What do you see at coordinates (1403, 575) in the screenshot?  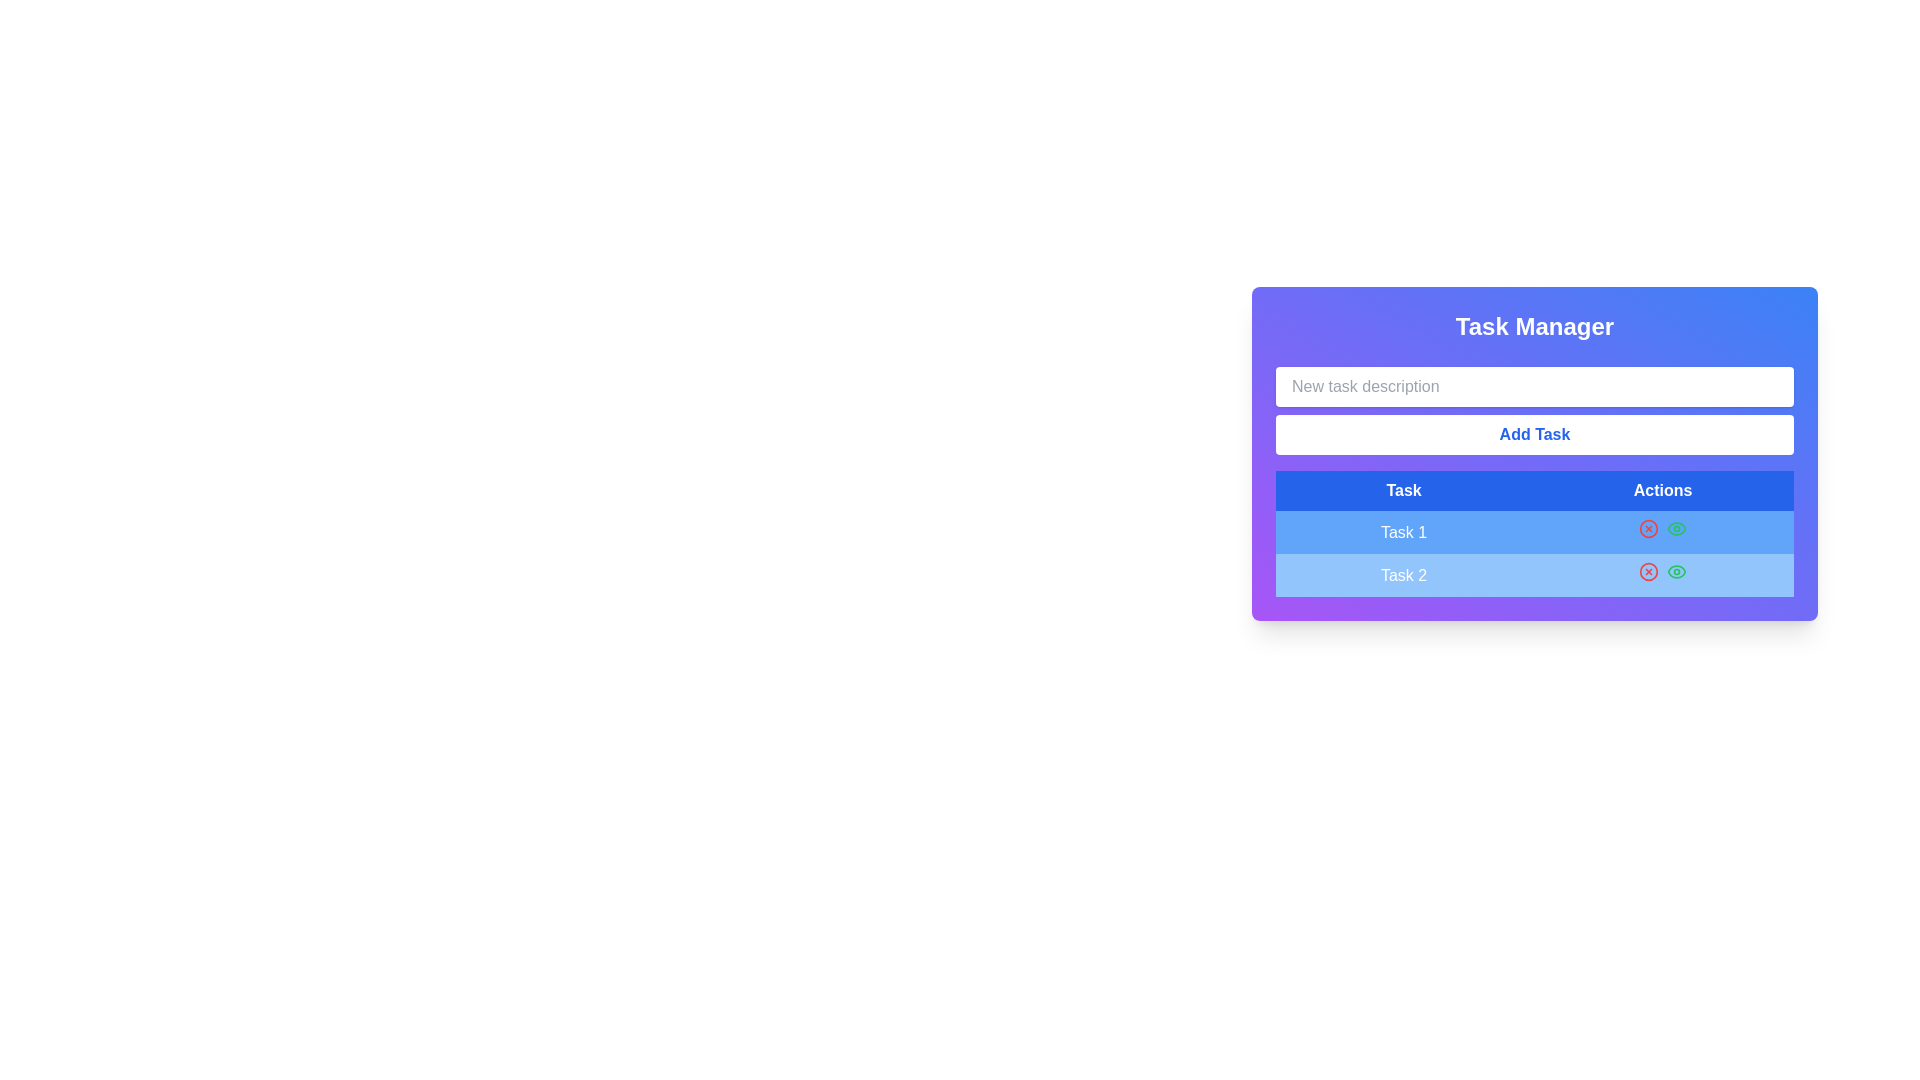 I see `the Text label in the second row under the 'Task' column of the task management interface` at bounding box center [1403, 575].